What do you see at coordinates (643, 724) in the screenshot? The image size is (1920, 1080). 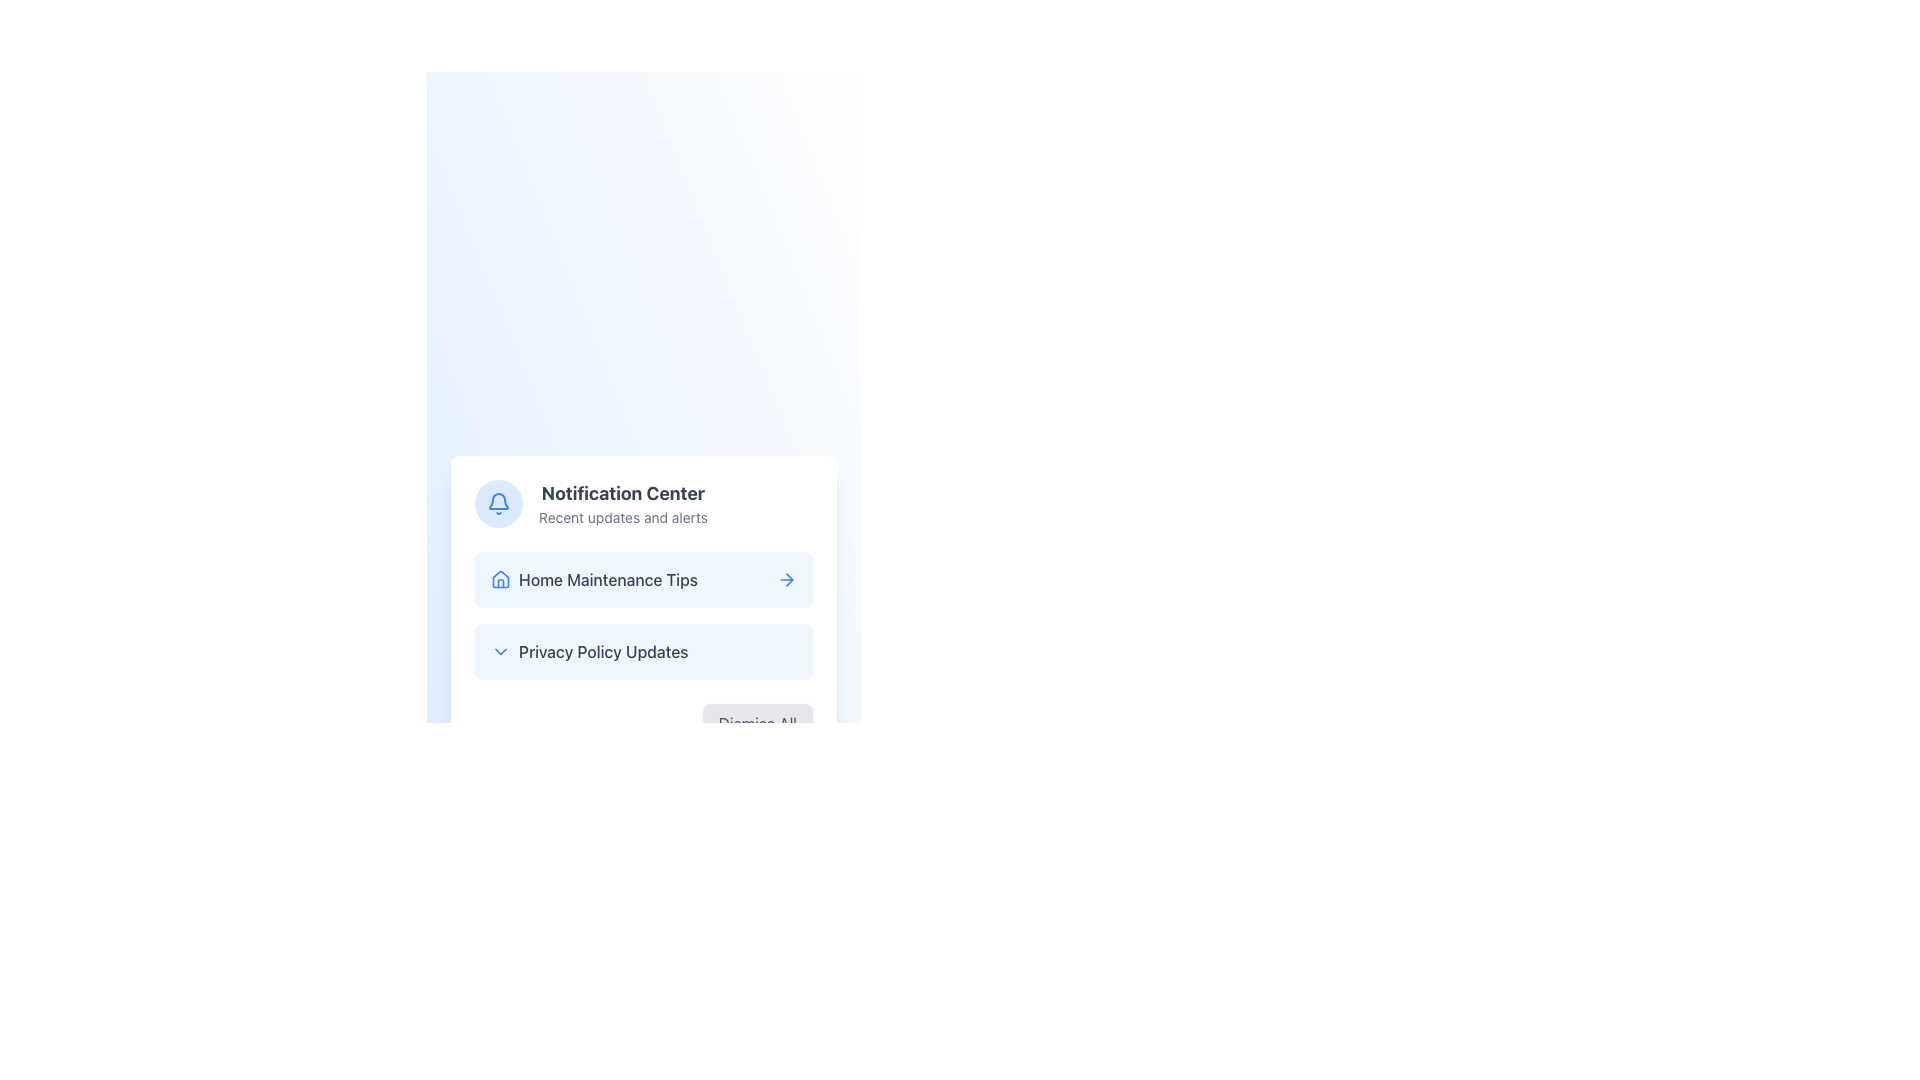 I see `the dismiss all notifications button located at the bottom-right corner of the 'Notification Center' white card` at bounding box center [643, 724].